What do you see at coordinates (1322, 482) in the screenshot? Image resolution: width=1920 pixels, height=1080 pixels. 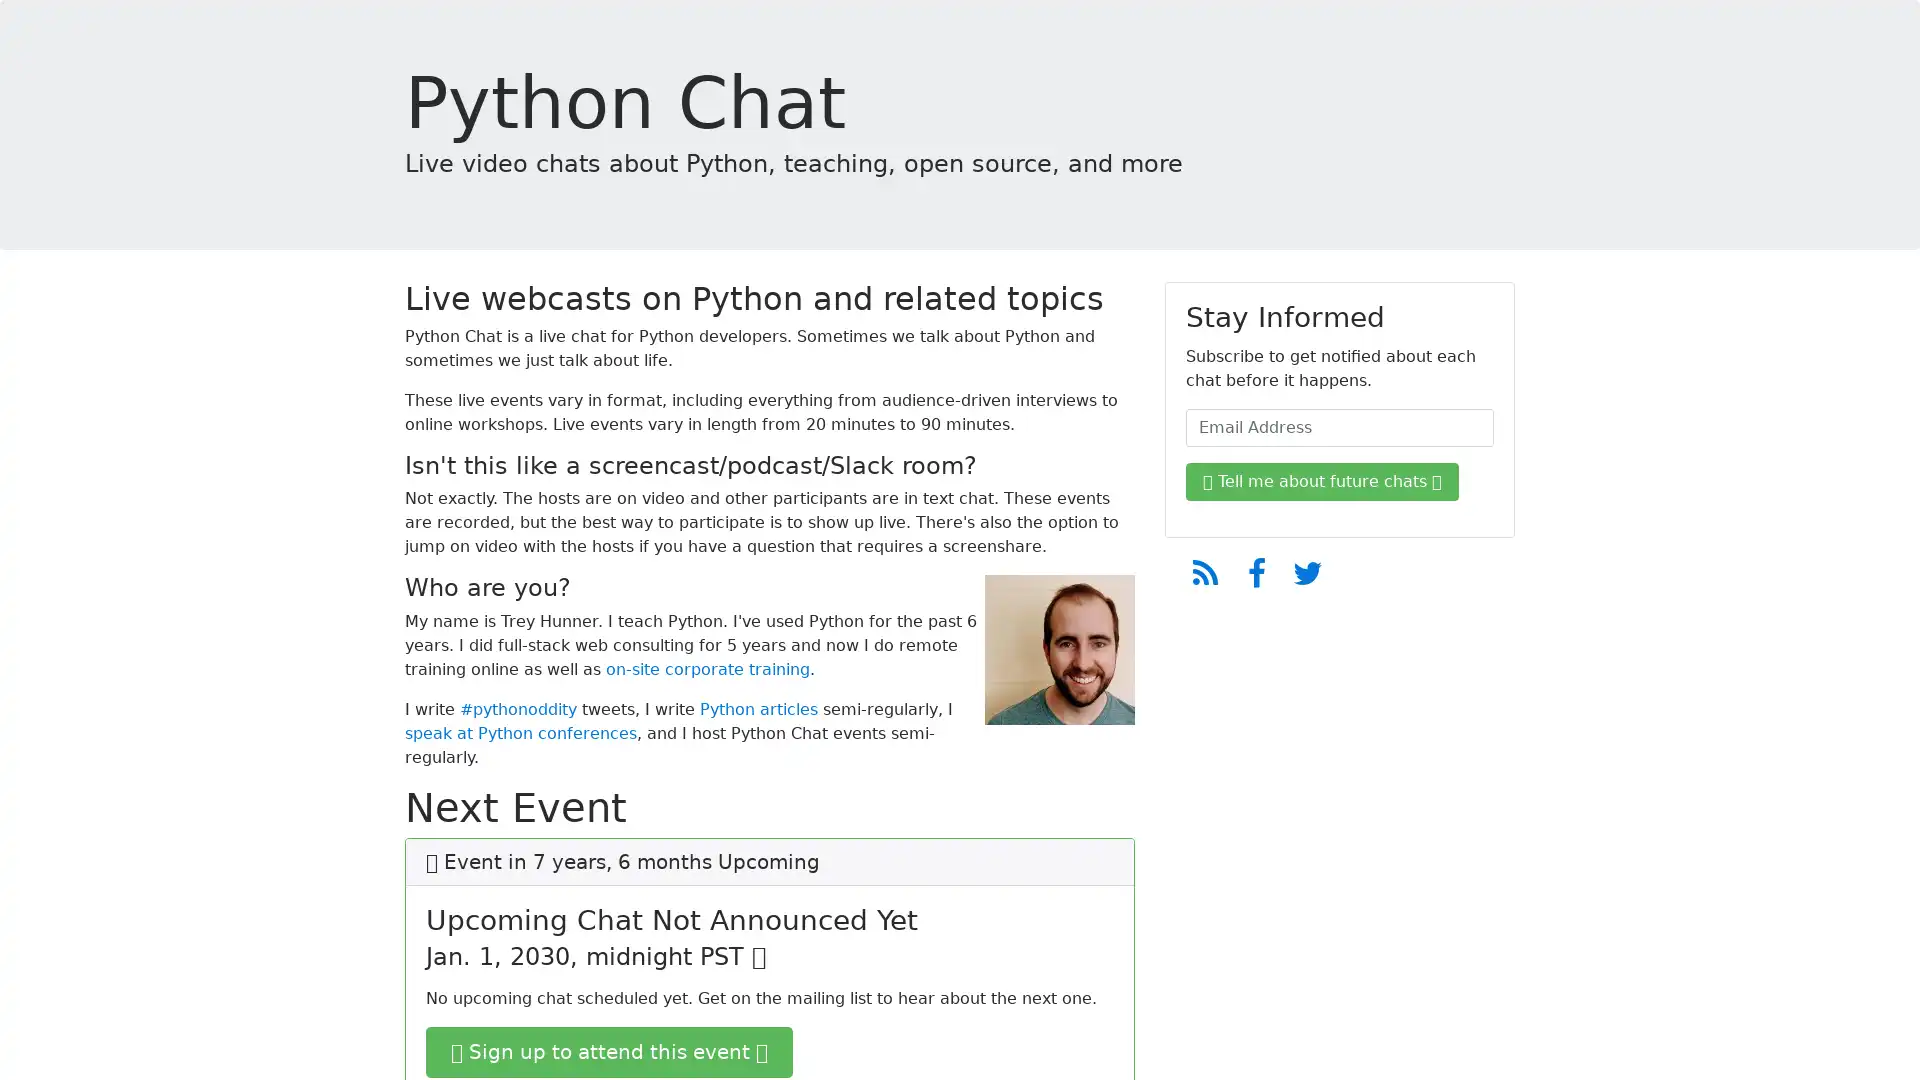 I see `Tell me about future chats` at bounding box center [1322, 482].